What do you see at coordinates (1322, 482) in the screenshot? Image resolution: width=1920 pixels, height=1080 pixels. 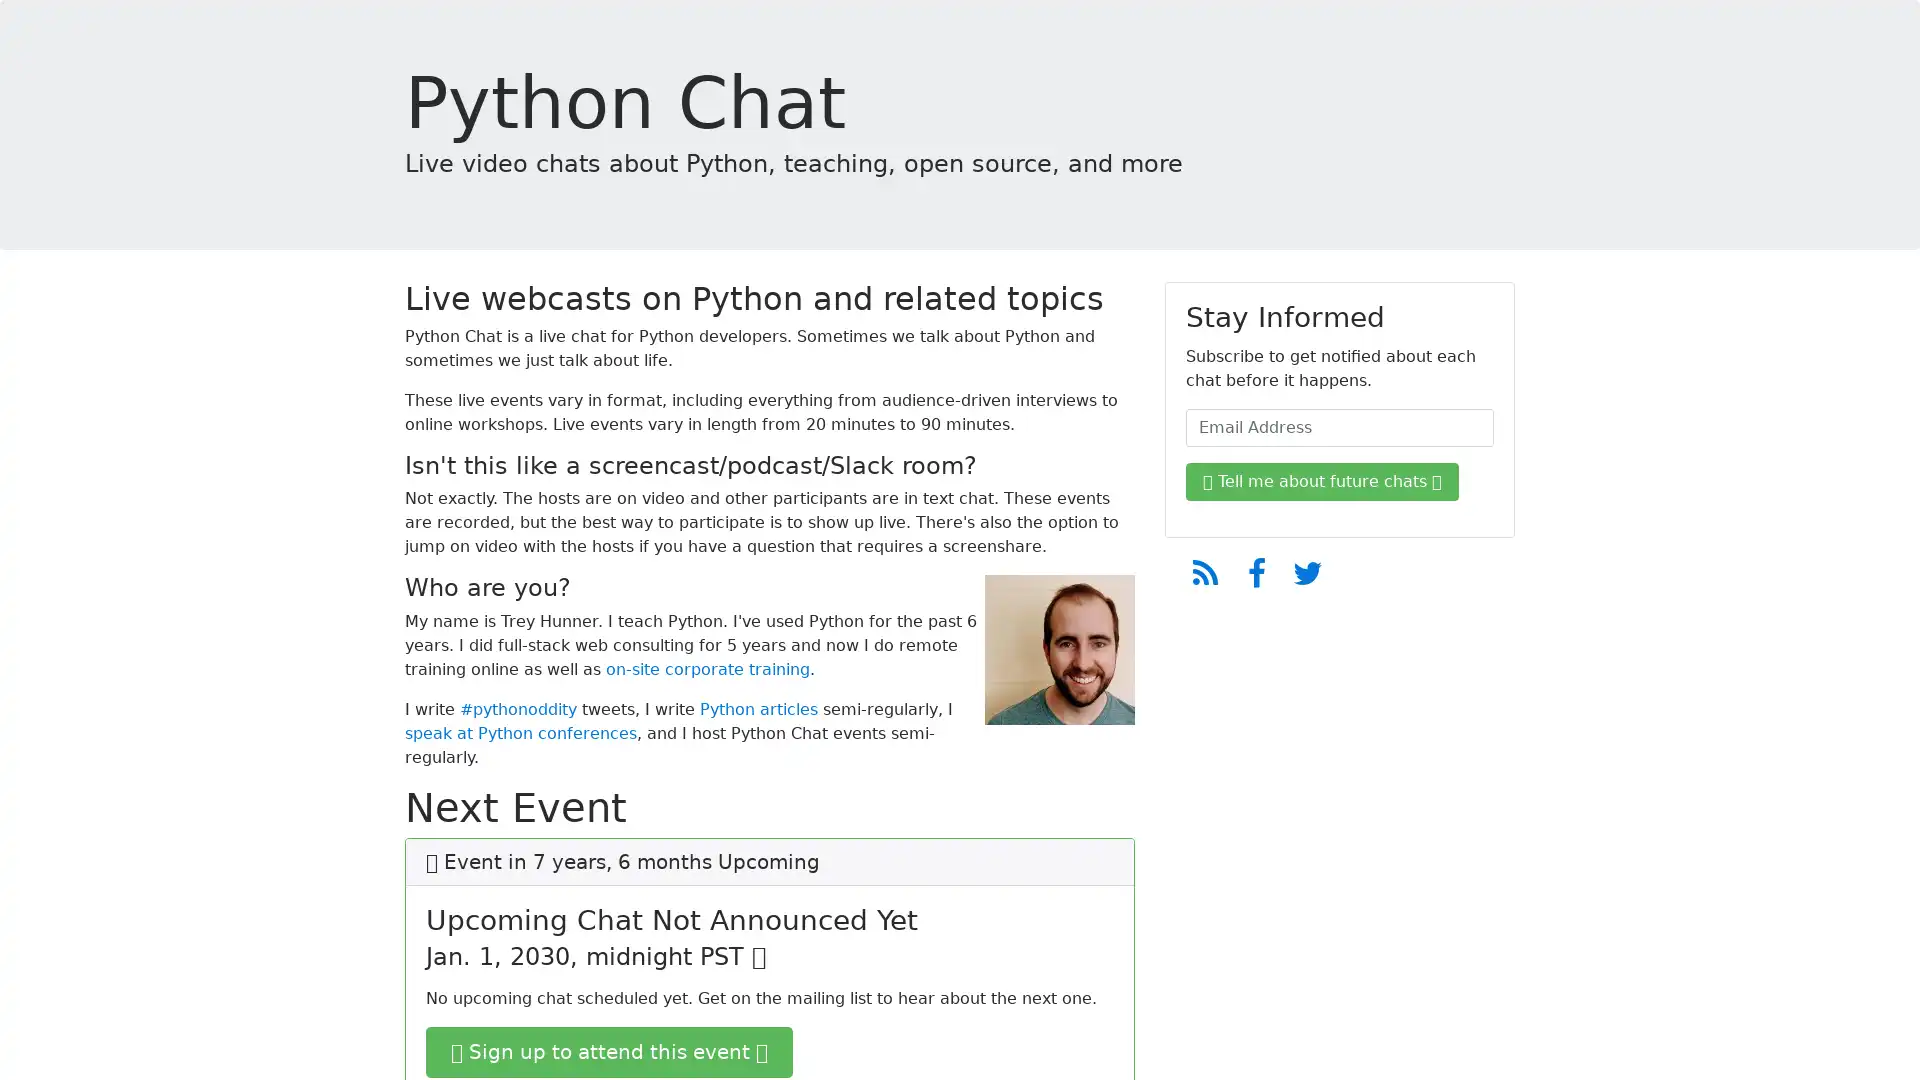 I see `Tell me about future chats` at bounding box center [1322, 482].